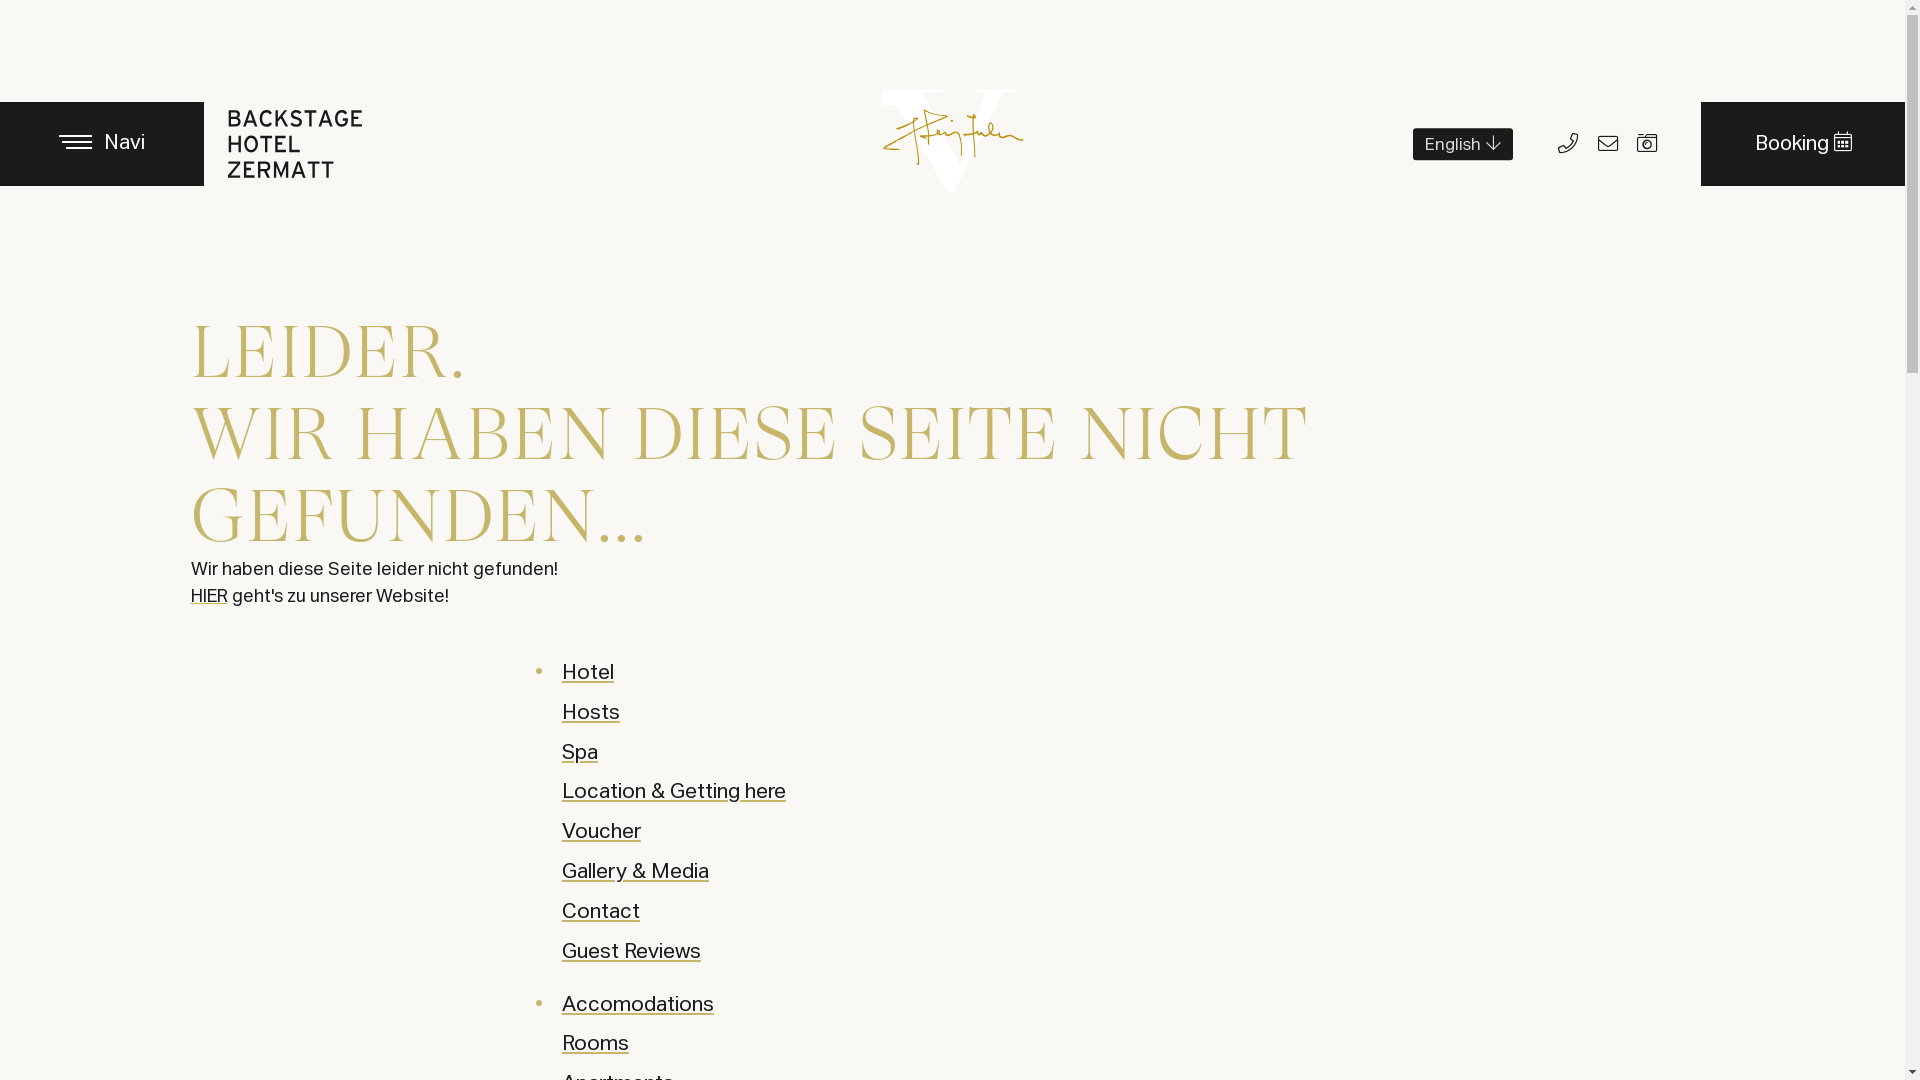 The image size is (1920, 1080). I want to click on 'English', so click(1424, 142).